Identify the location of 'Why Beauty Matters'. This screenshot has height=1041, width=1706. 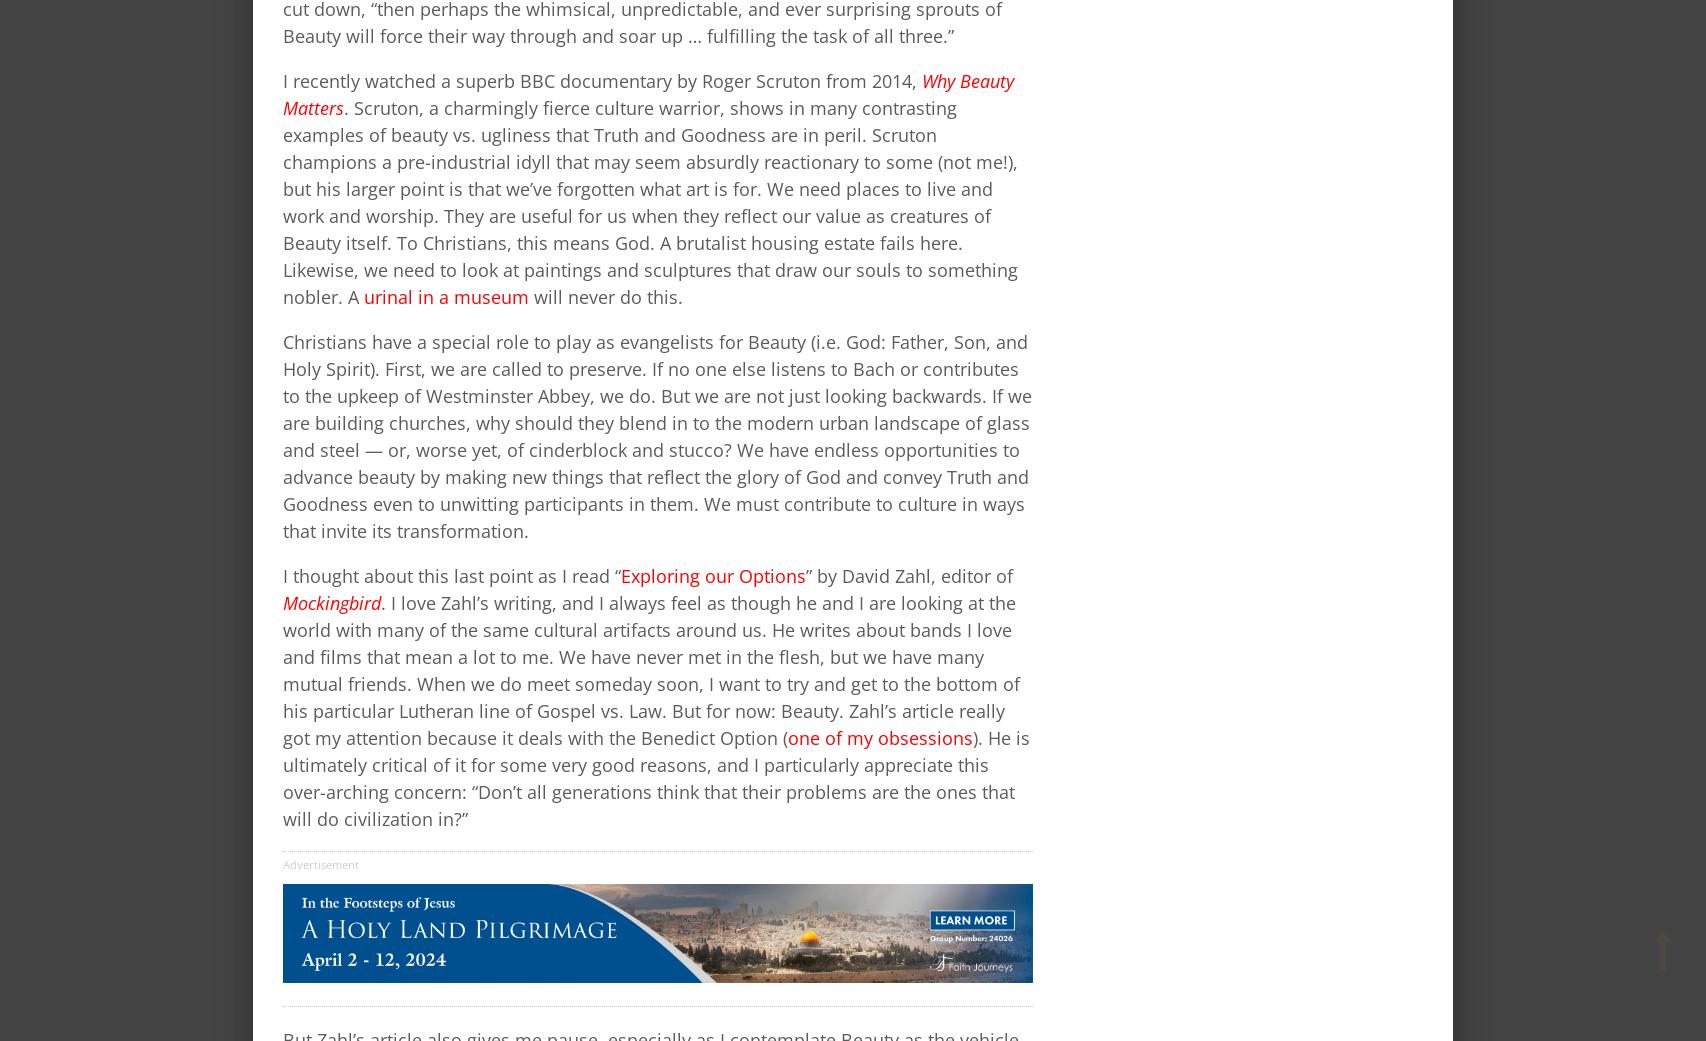
(647, 92).